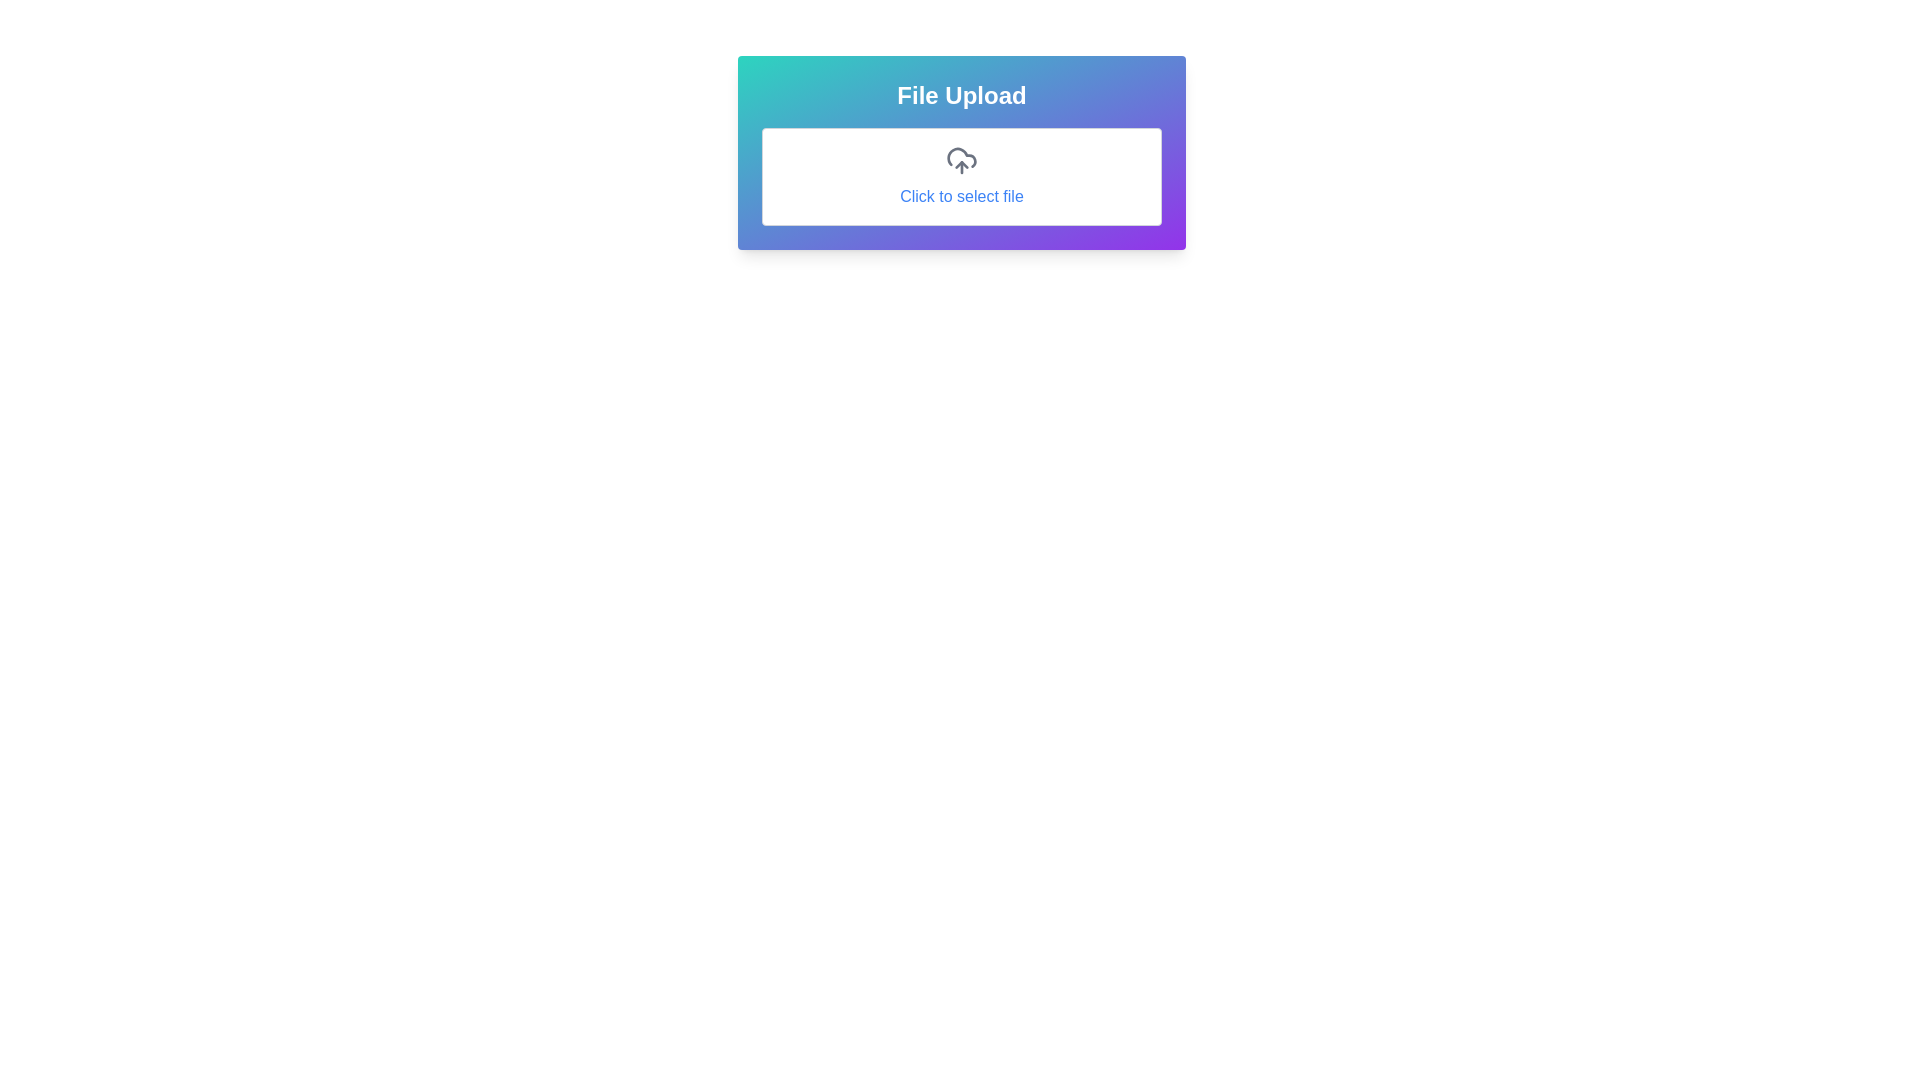  Describe the element at coordinates (961, 196) in the screenshot. I see `the clickable text link that opens the file selector for users` at that location.